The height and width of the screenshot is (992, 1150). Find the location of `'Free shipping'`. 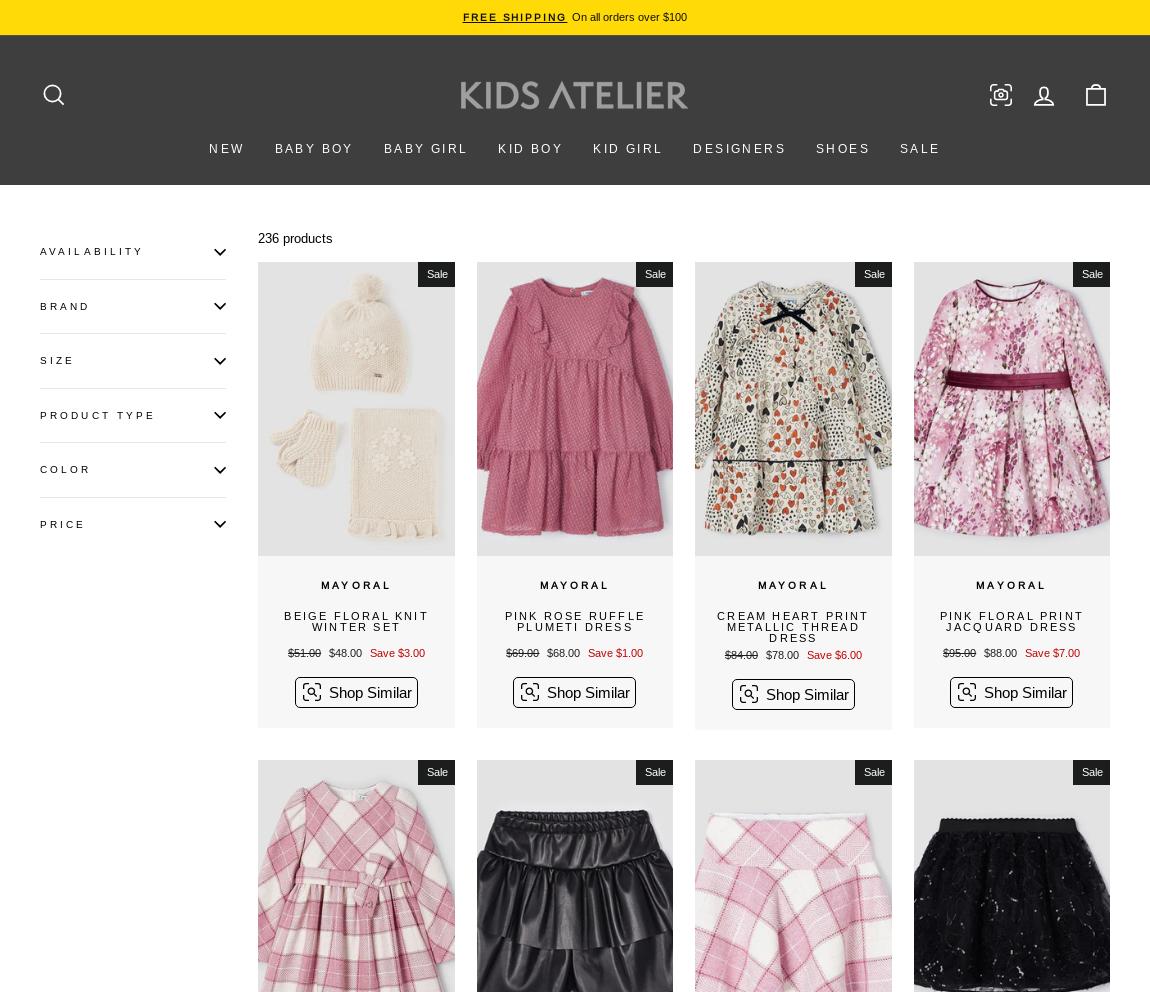

'Free shipping' is located at coordinates (514, 16).